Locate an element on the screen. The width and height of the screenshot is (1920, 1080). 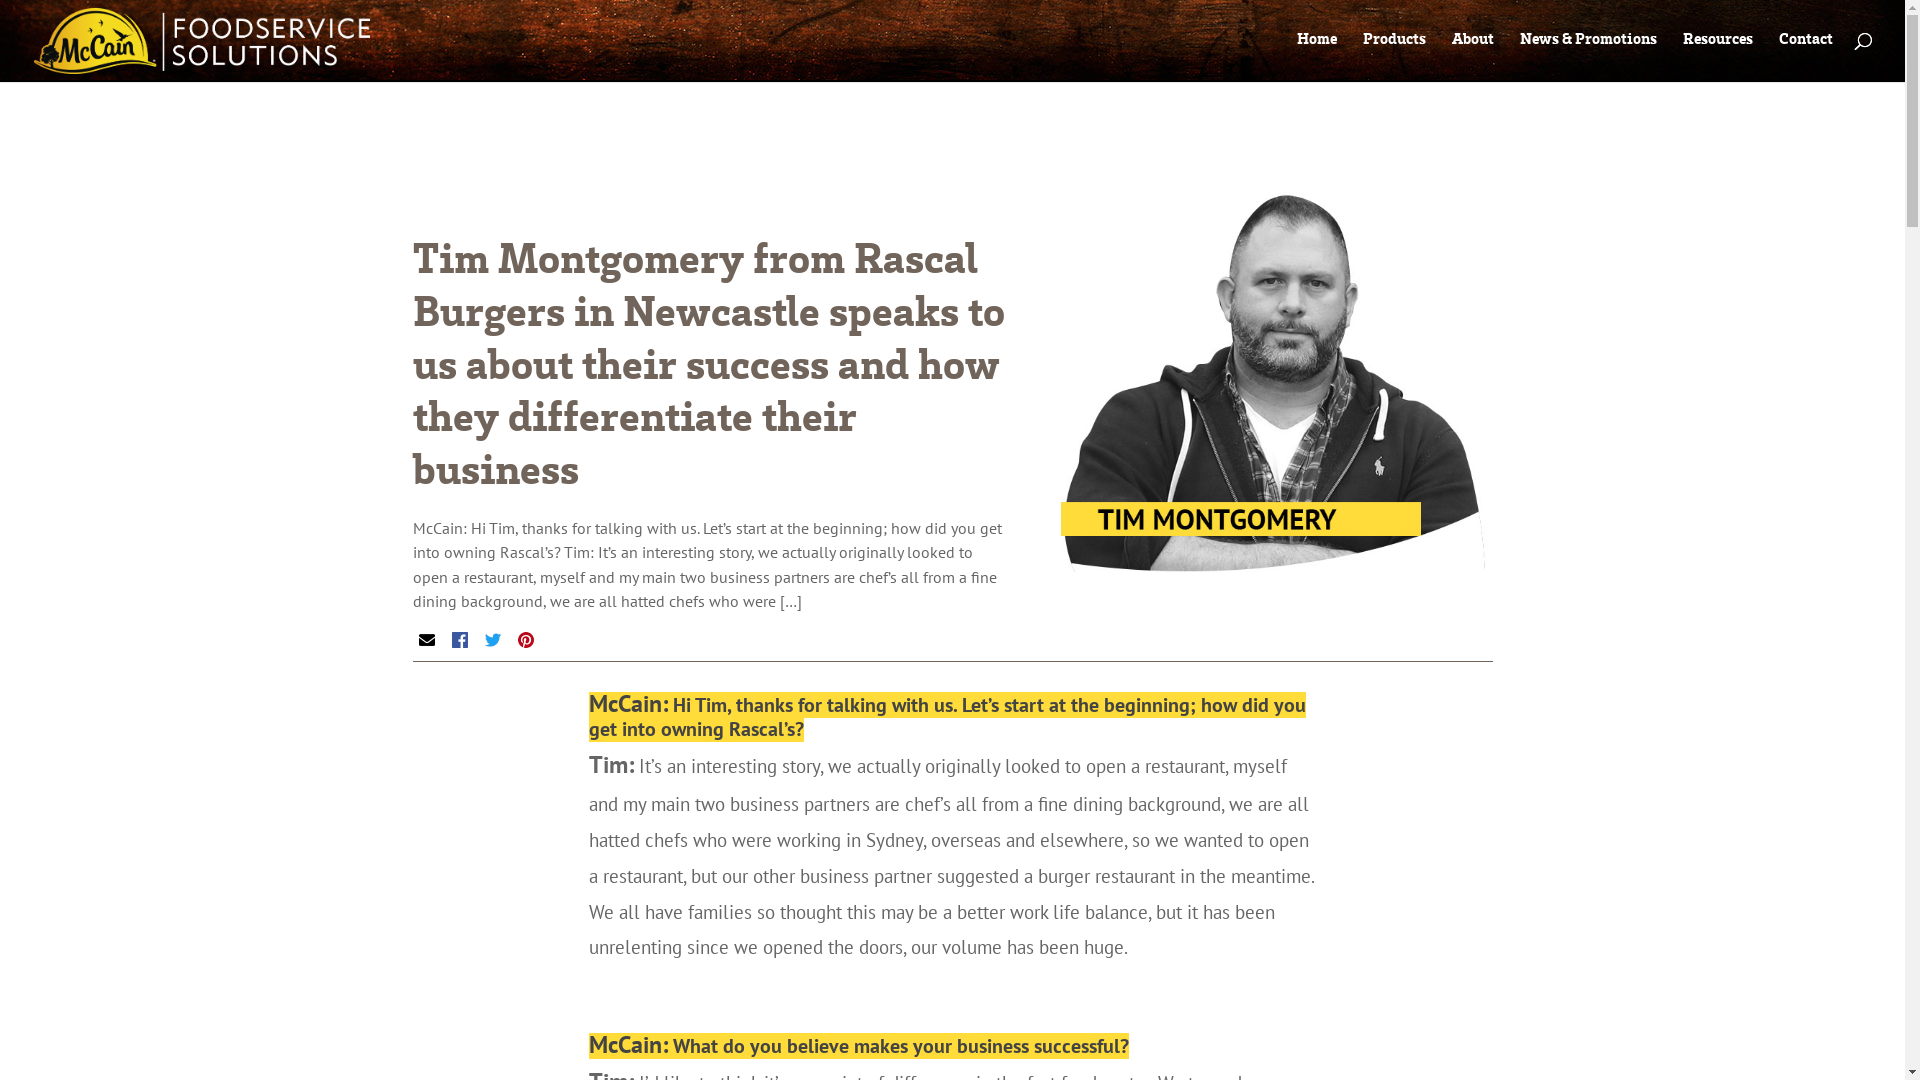
'Contact' is located at coordinates (1805, 42).